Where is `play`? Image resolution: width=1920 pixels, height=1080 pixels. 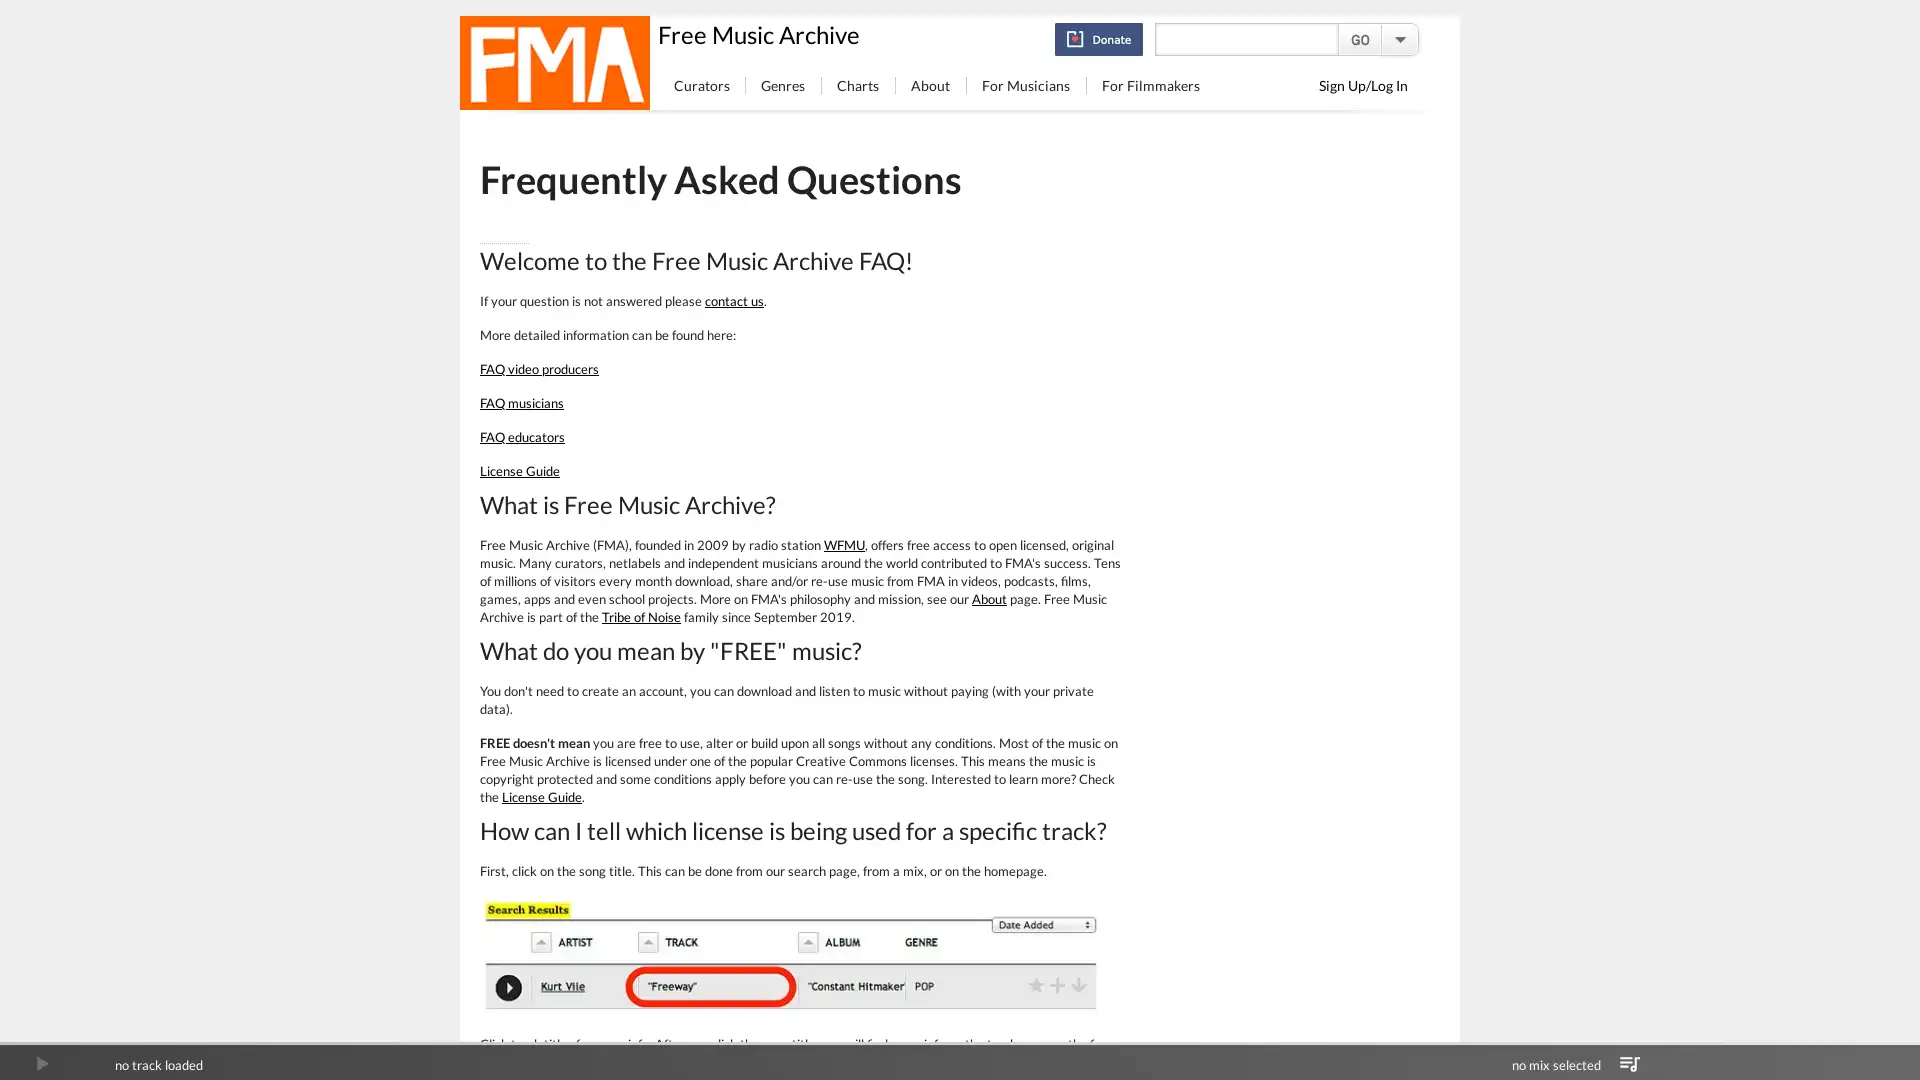
play is located at coordinates (41, 1063).